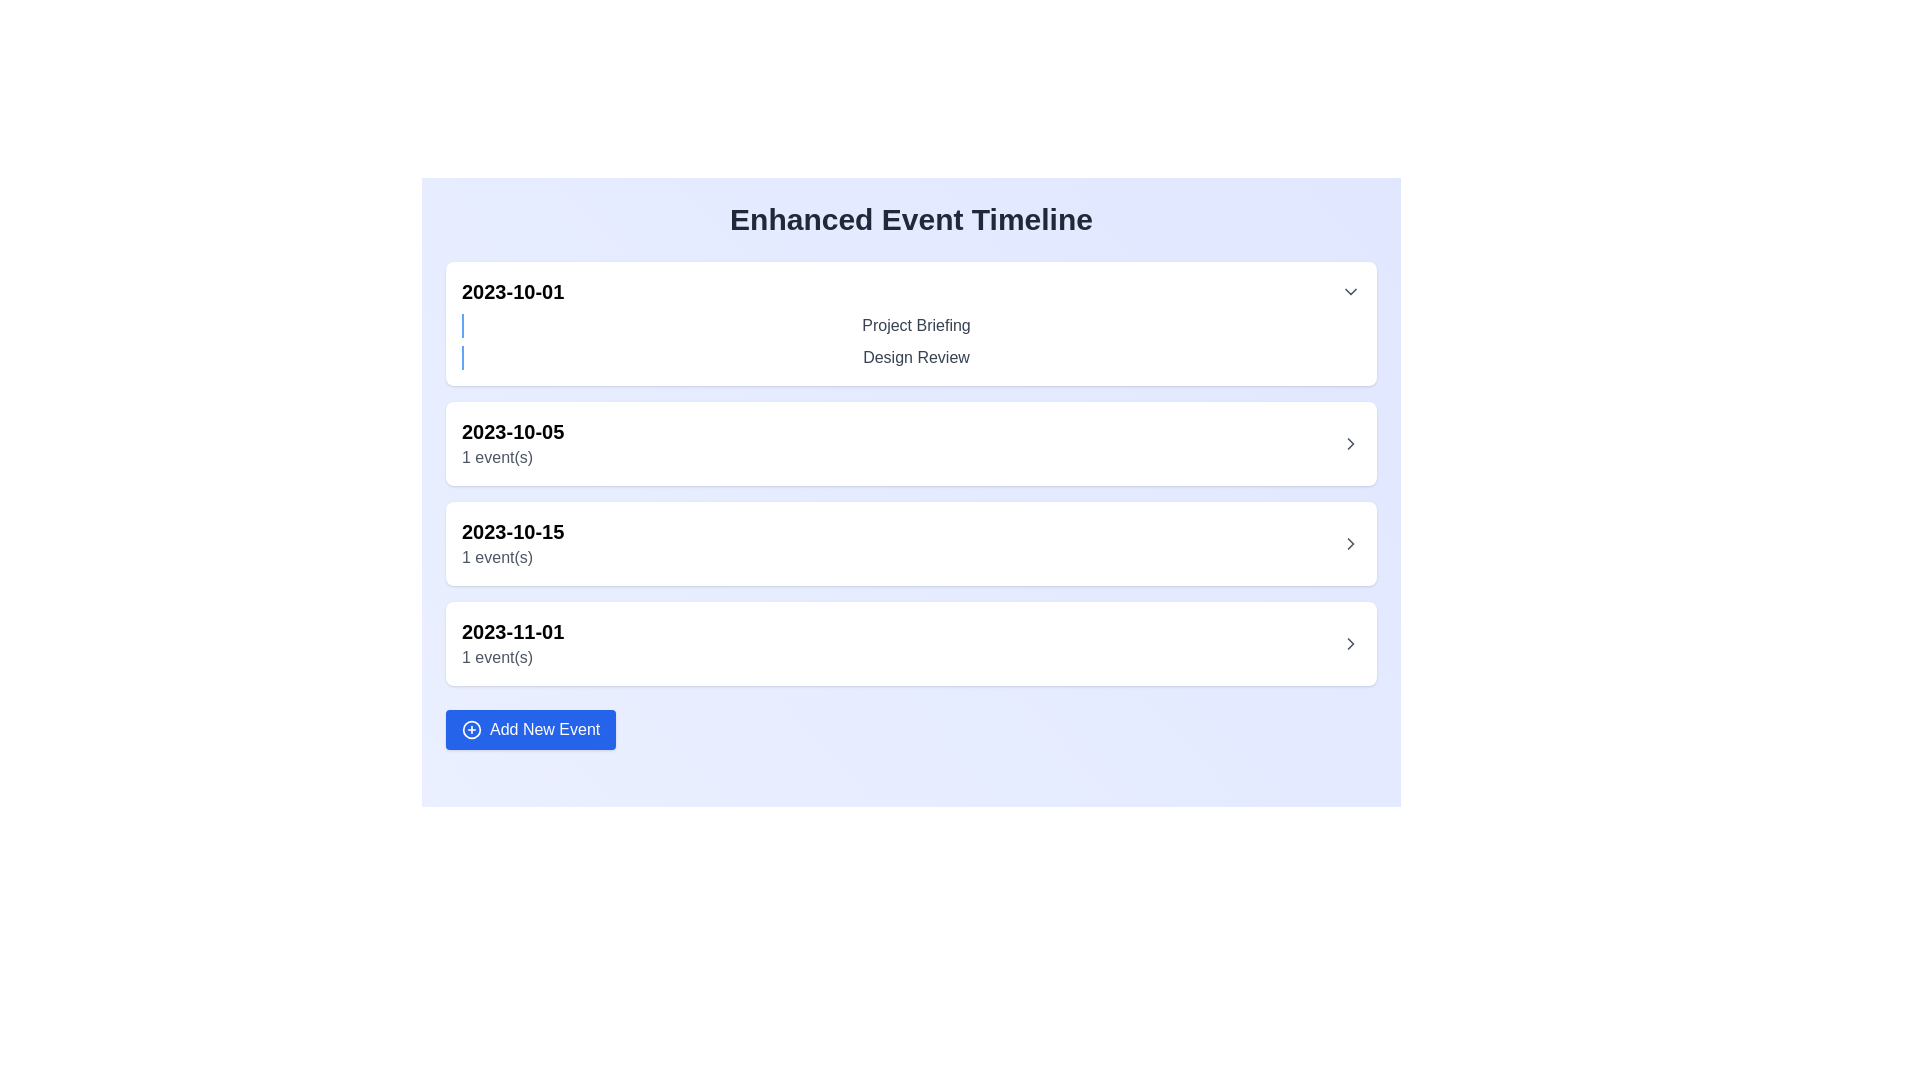  Describe the element at coordinates (910, 474) in the screenshot. I see `the second card element in the event timeline list that displays the date and number of events associated with it` at that location.